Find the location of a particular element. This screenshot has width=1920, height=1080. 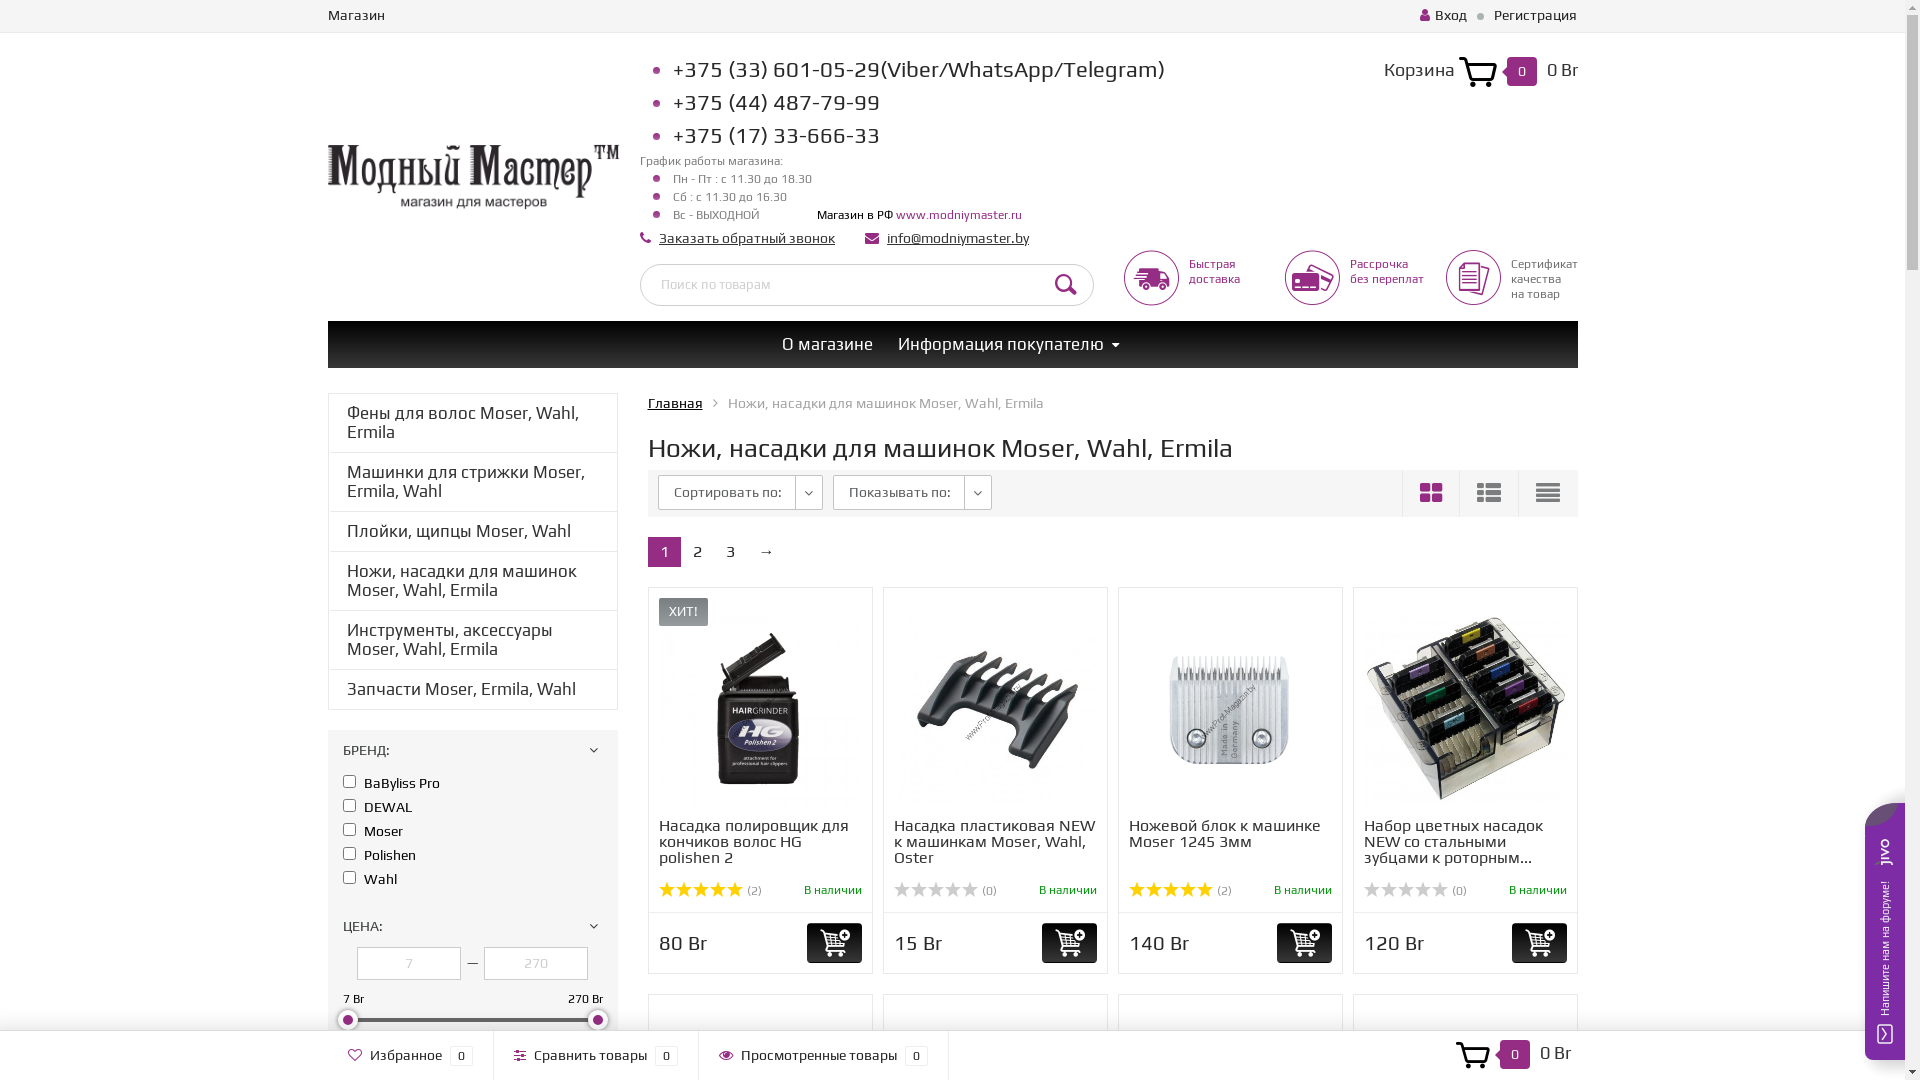

'2' is located at coordinates (696, 551).